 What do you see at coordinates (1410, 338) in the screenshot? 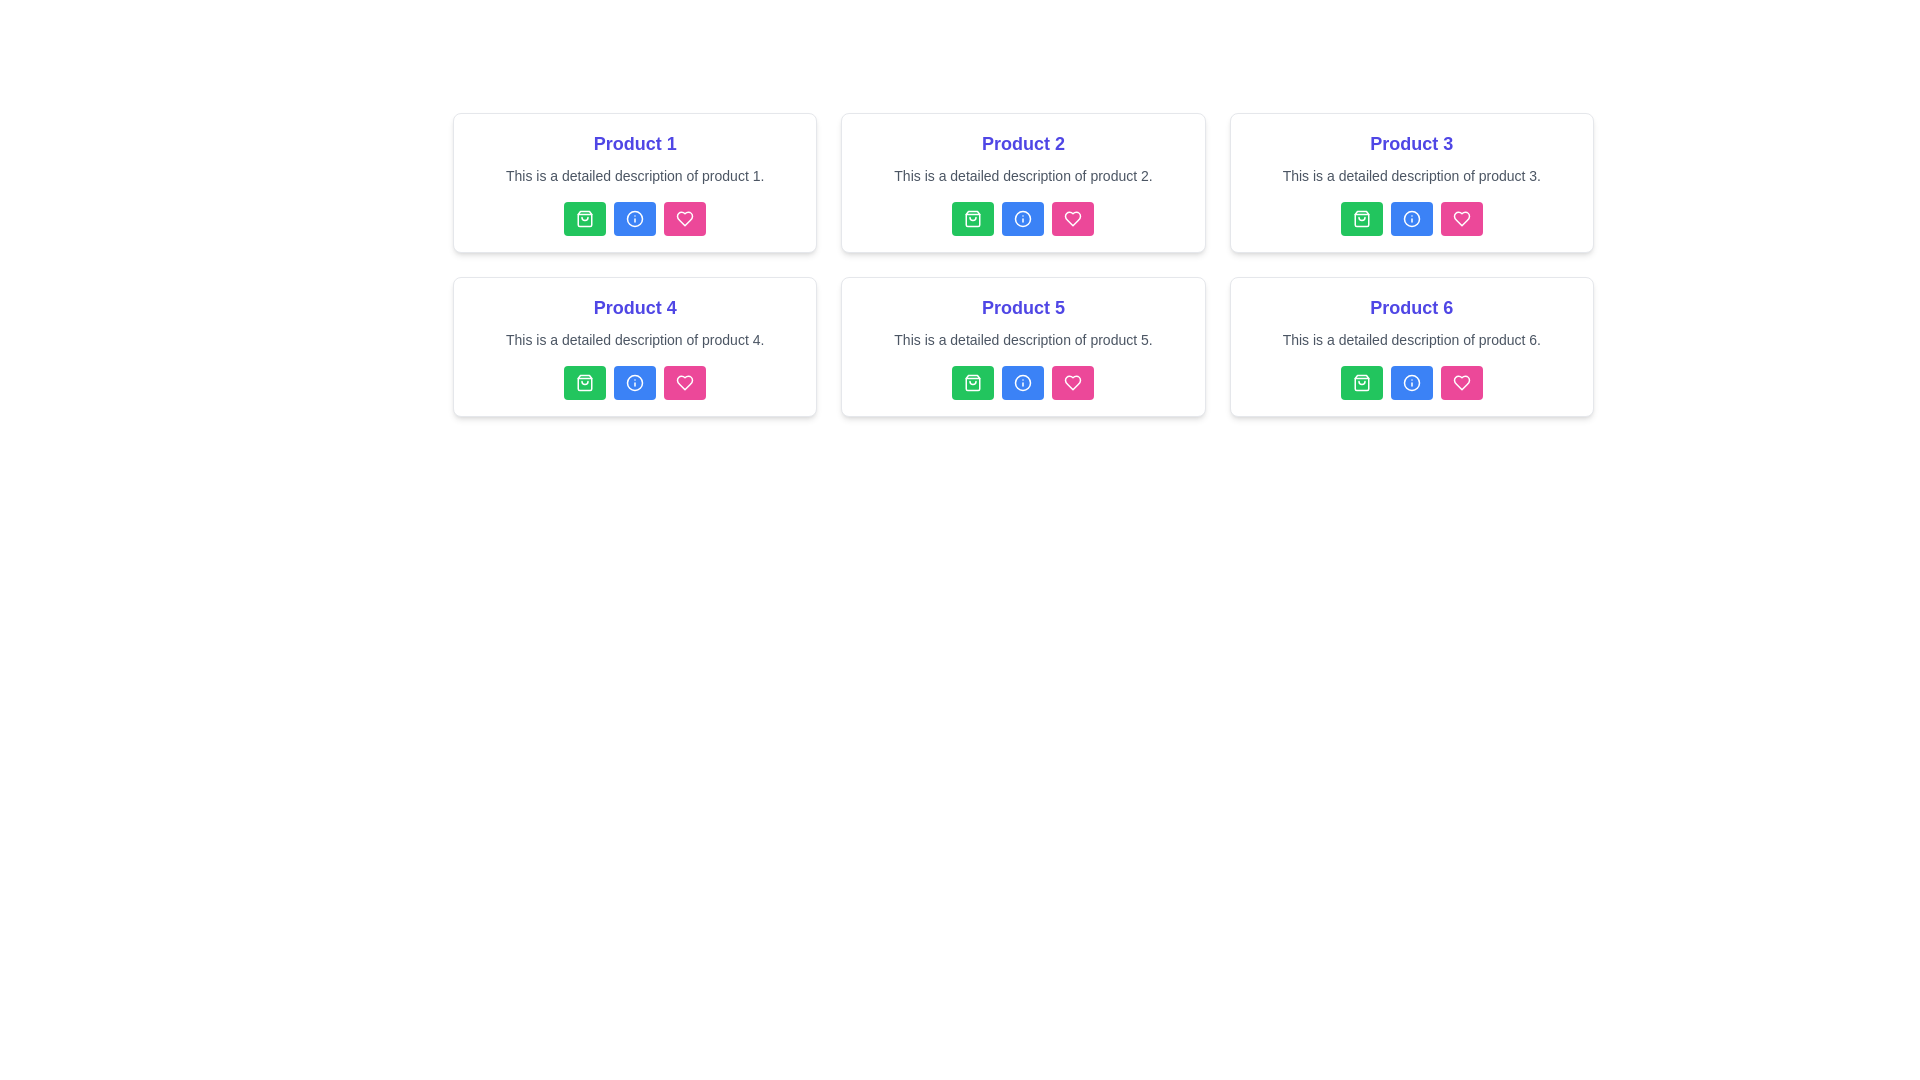
I see `the descriptive text label of 'Product 6' located below the product title and above the interactive icons` at bounding box center [1410, 338].